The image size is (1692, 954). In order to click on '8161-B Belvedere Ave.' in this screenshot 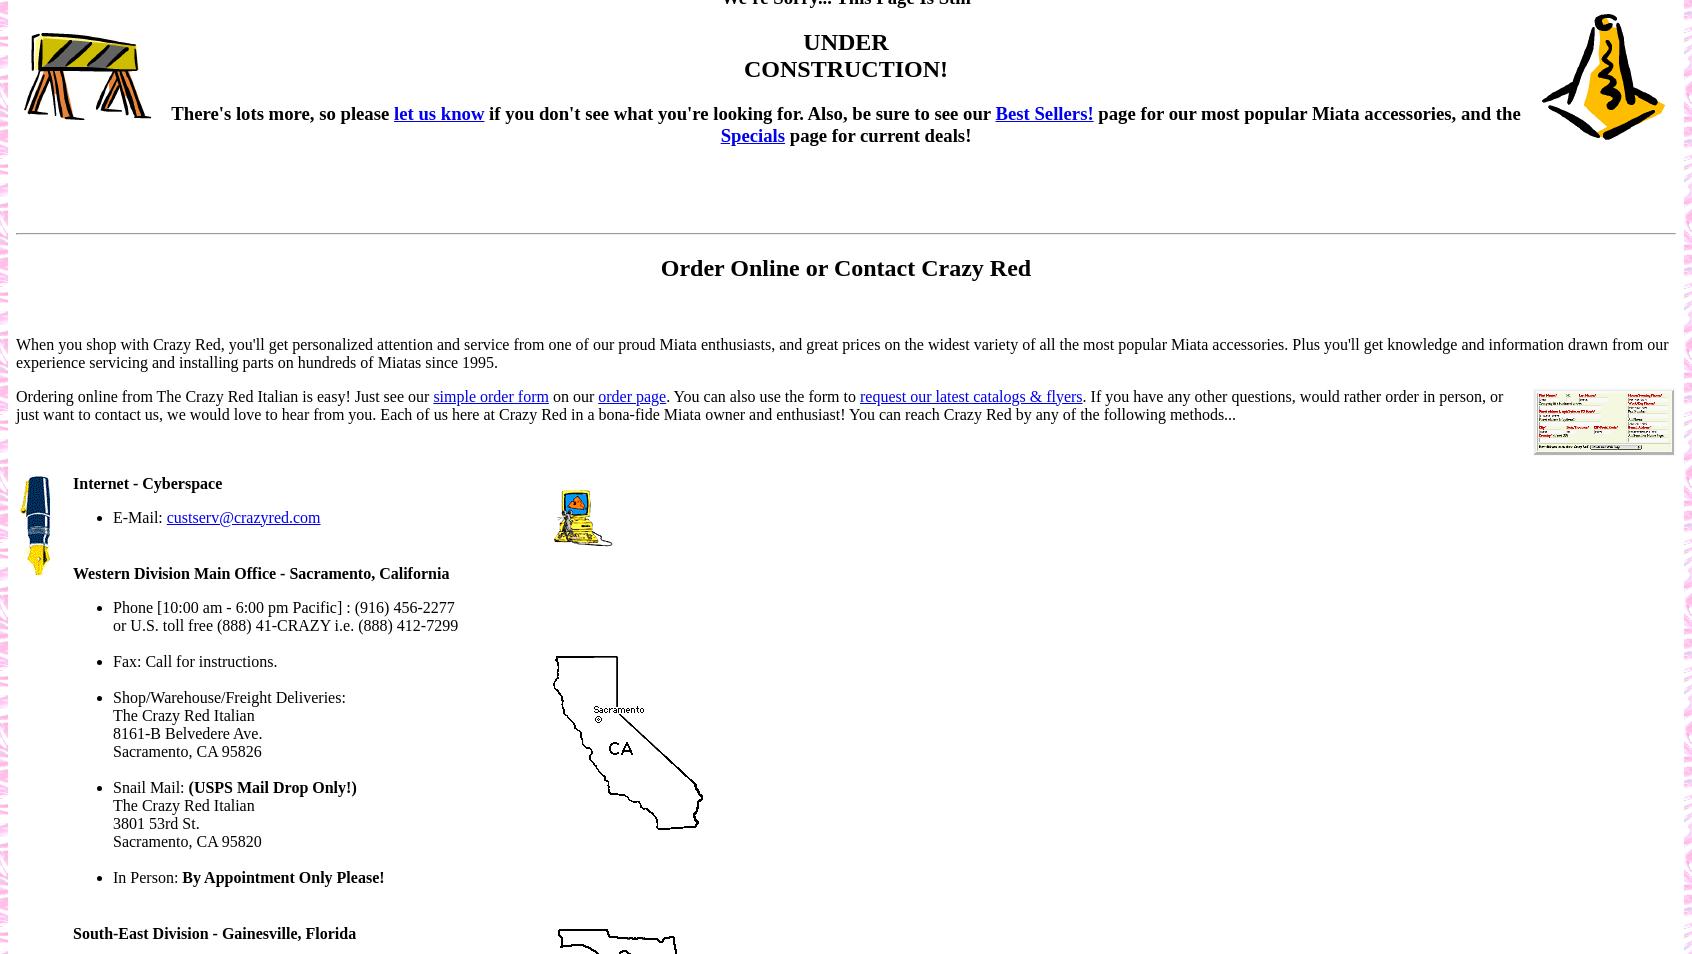, I will do `click(186, 732)`.